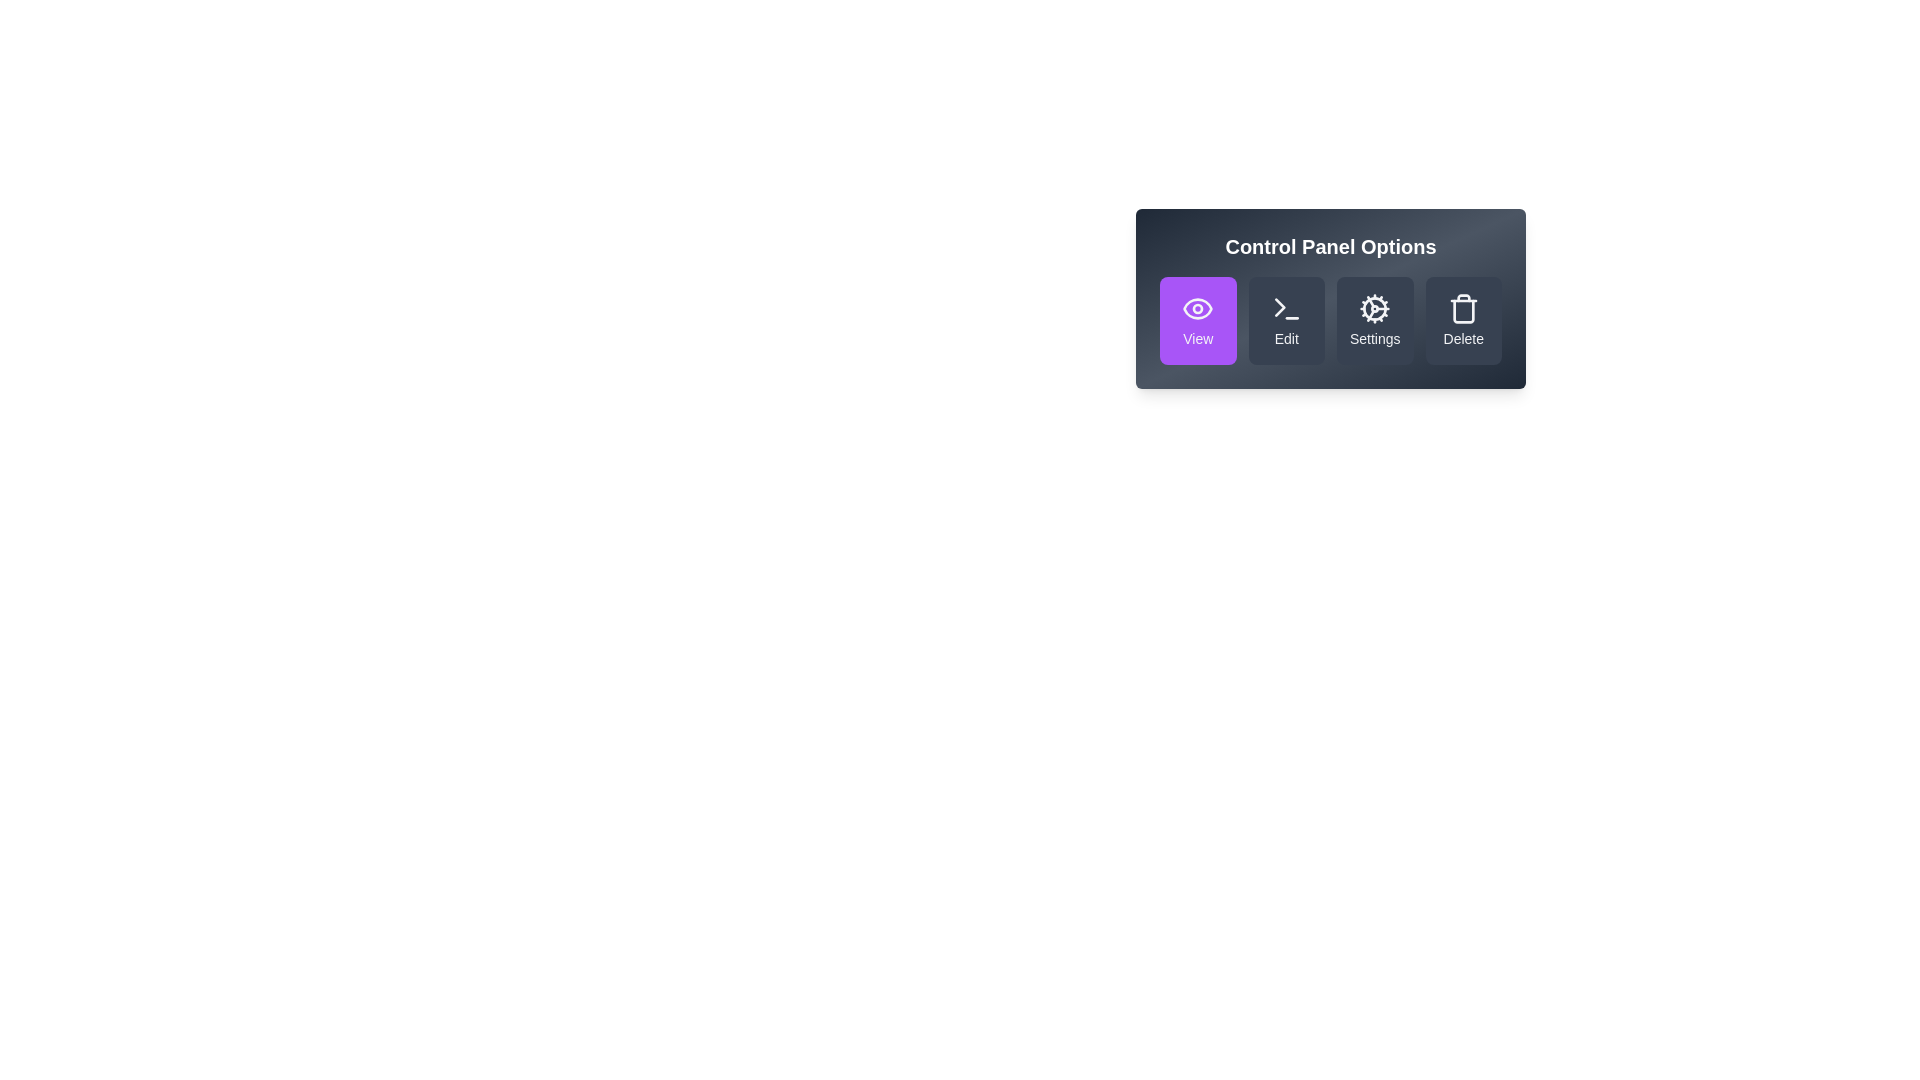  What do you see at coordinates (1198, 308) in the screenshot?
I see `the 'View' icon element` at bounding box center [1198, 308].